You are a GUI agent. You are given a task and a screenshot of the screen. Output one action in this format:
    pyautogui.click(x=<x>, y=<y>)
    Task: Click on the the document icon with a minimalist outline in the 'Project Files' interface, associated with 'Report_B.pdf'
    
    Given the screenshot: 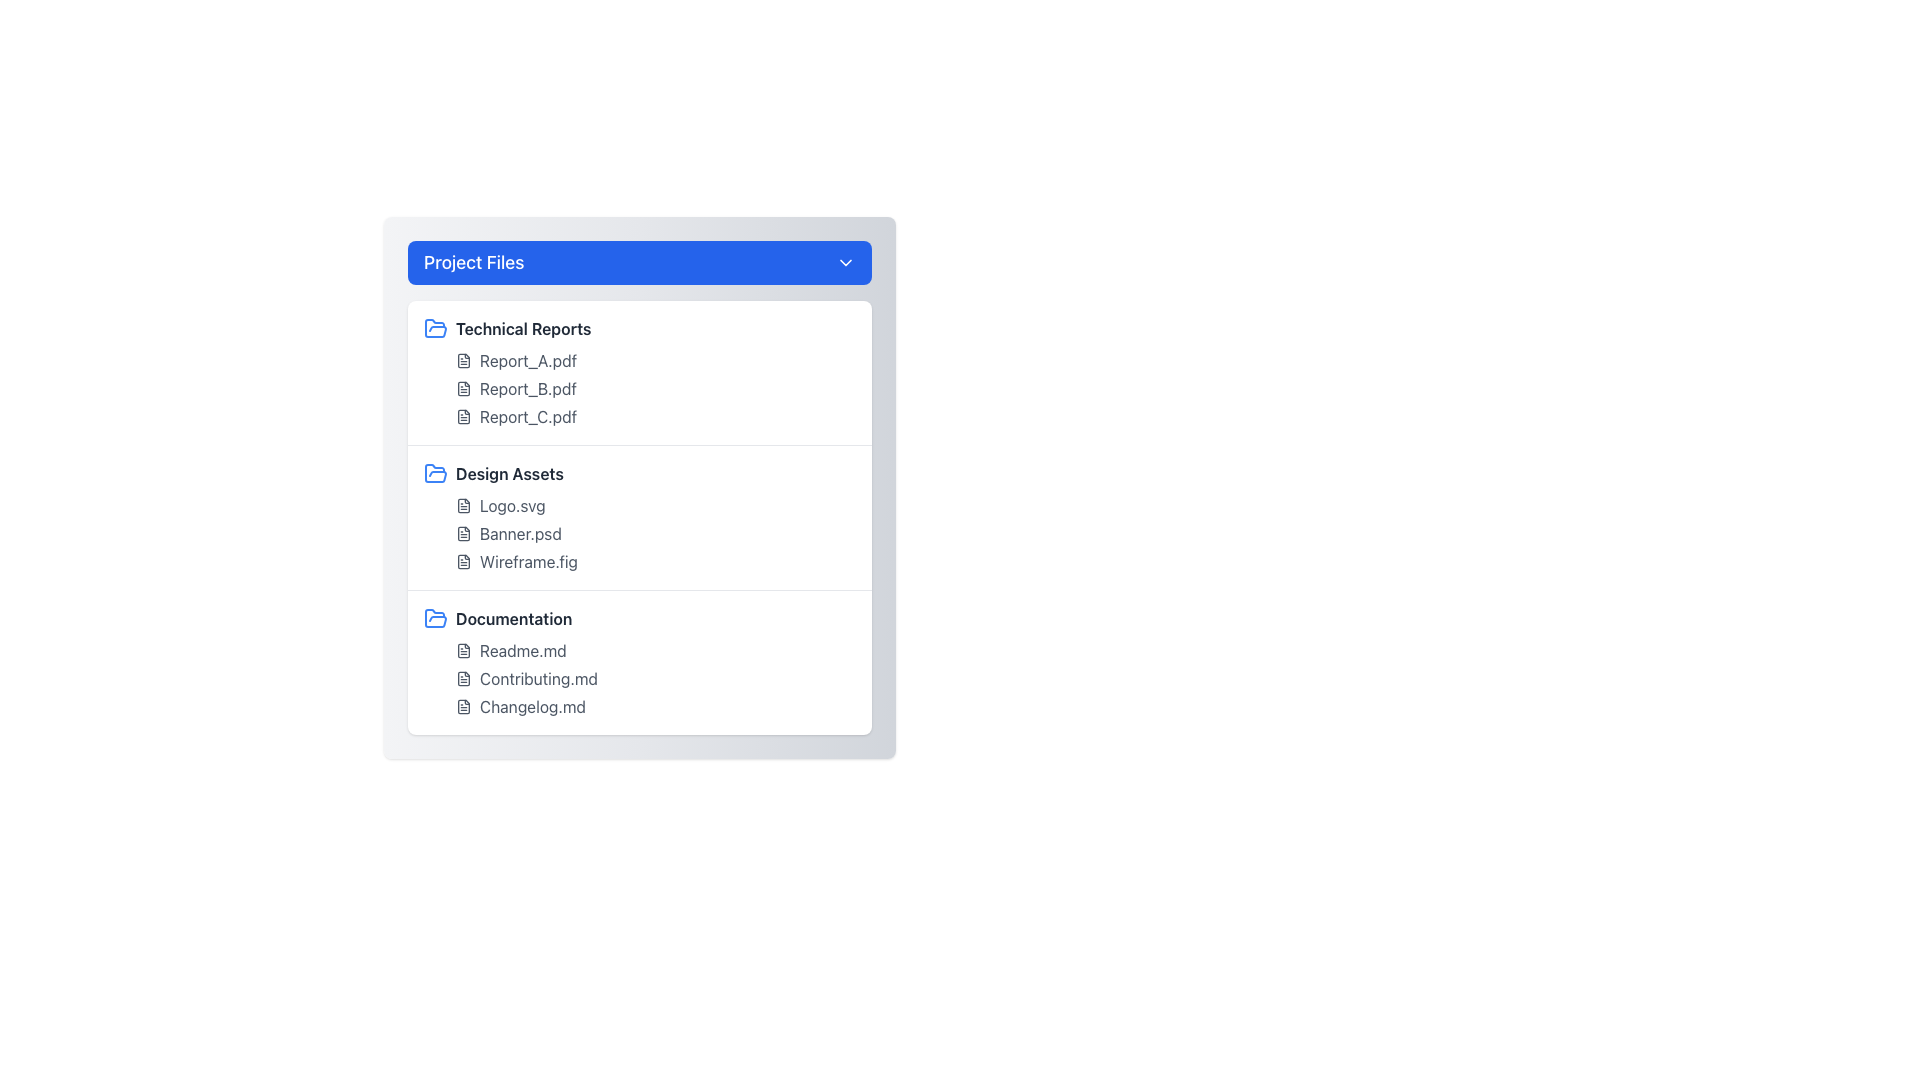 What is the action you would take?
    pyautogui.click(x=463, y=389)
    